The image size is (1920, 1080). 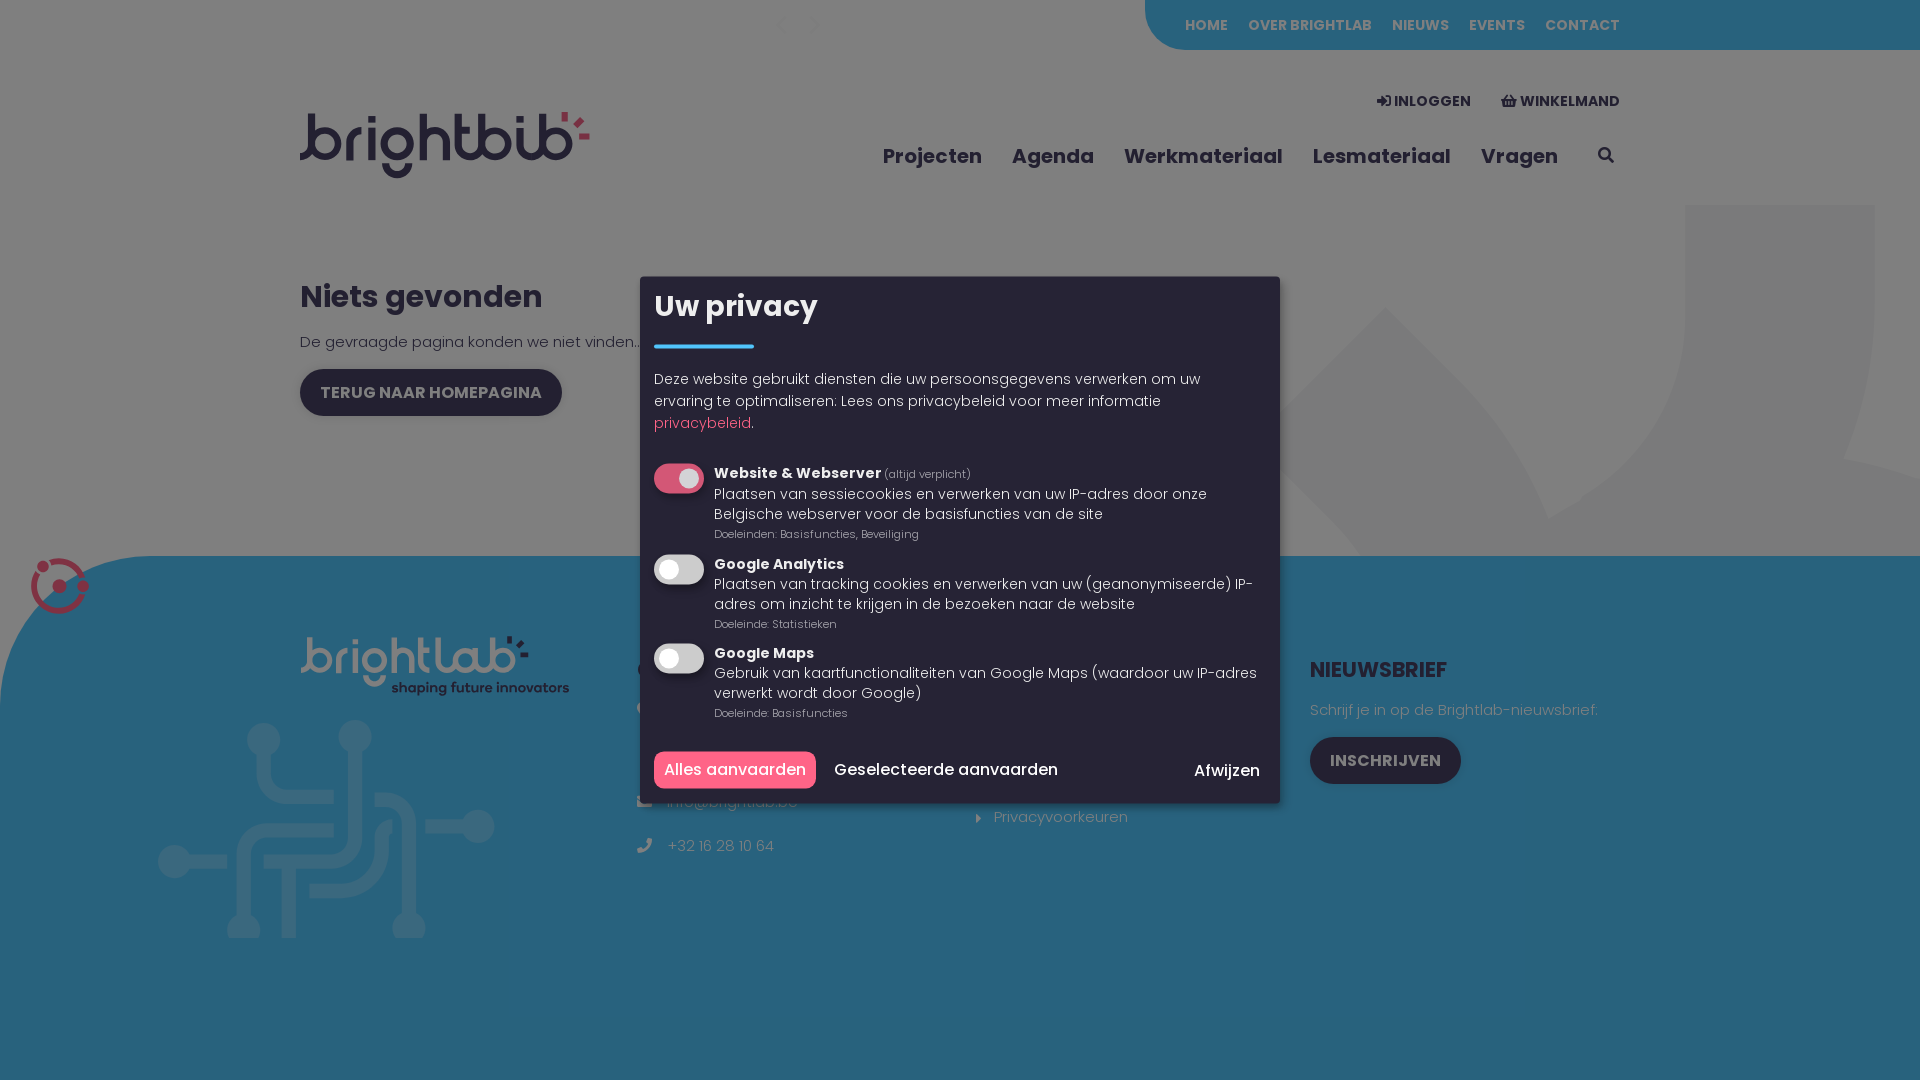 What do you see at coordinates (1481, 154) in the screenshot?
I see `'Vragen'` at bounding box center [1481, 154].